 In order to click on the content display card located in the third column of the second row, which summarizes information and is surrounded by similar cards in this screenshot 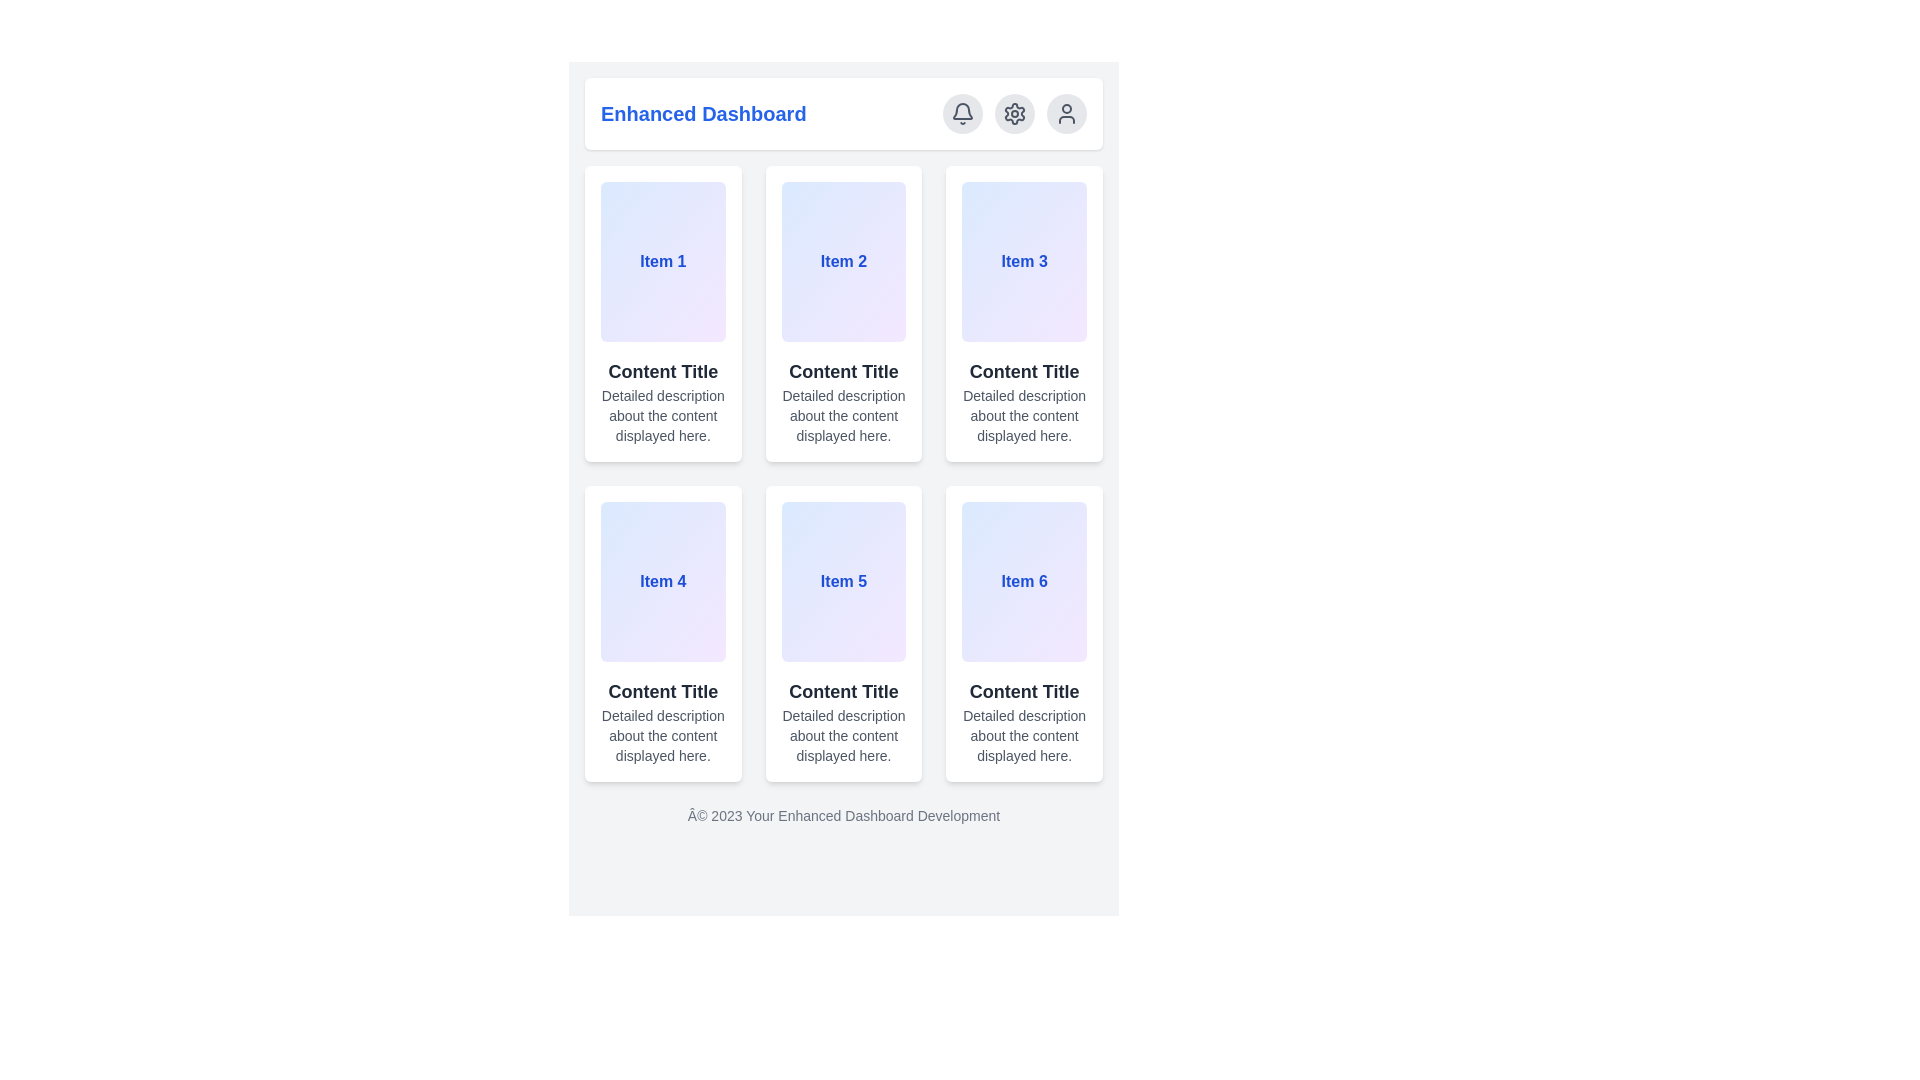, I will do `click(1024, 633)`.